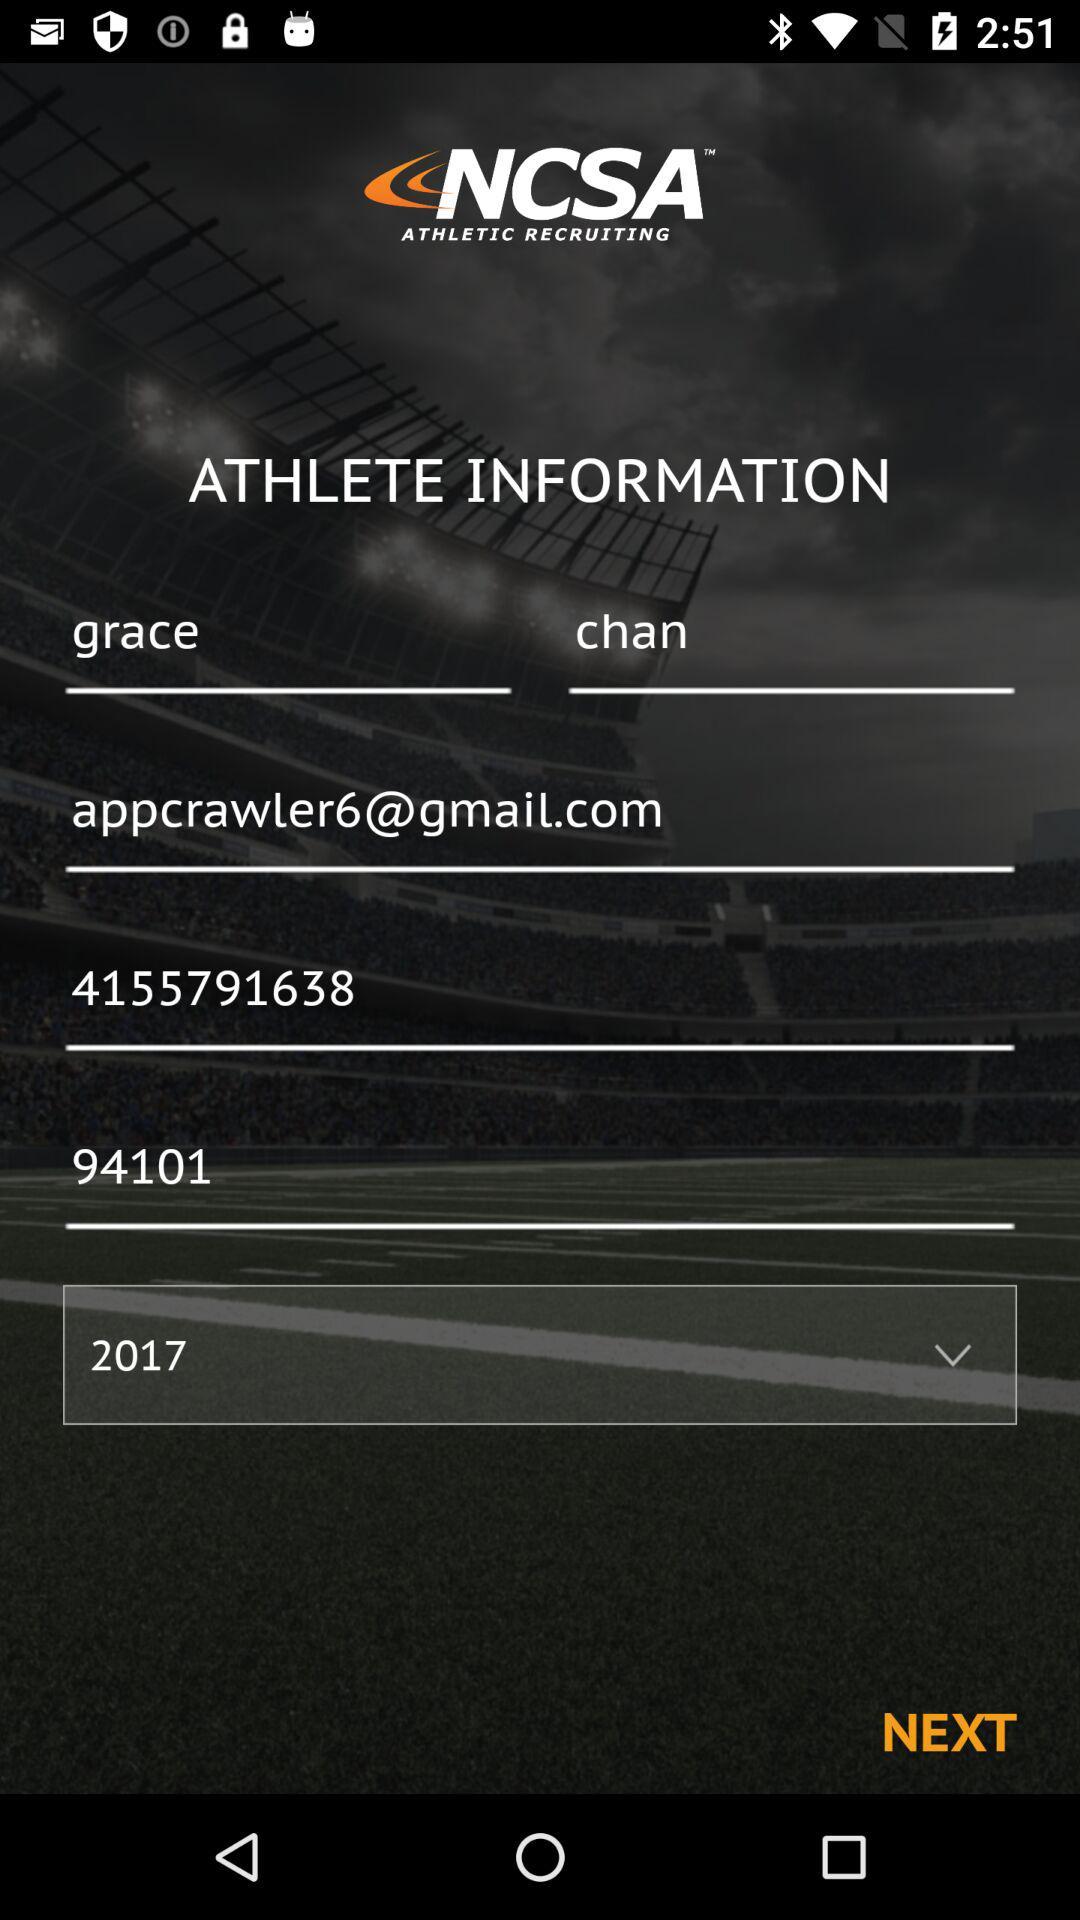 This screenshot has width=1080, height=1920. Describe the element at coordinates (288, 632) in the screenshot. I see `icon at the top left corner` at that location.